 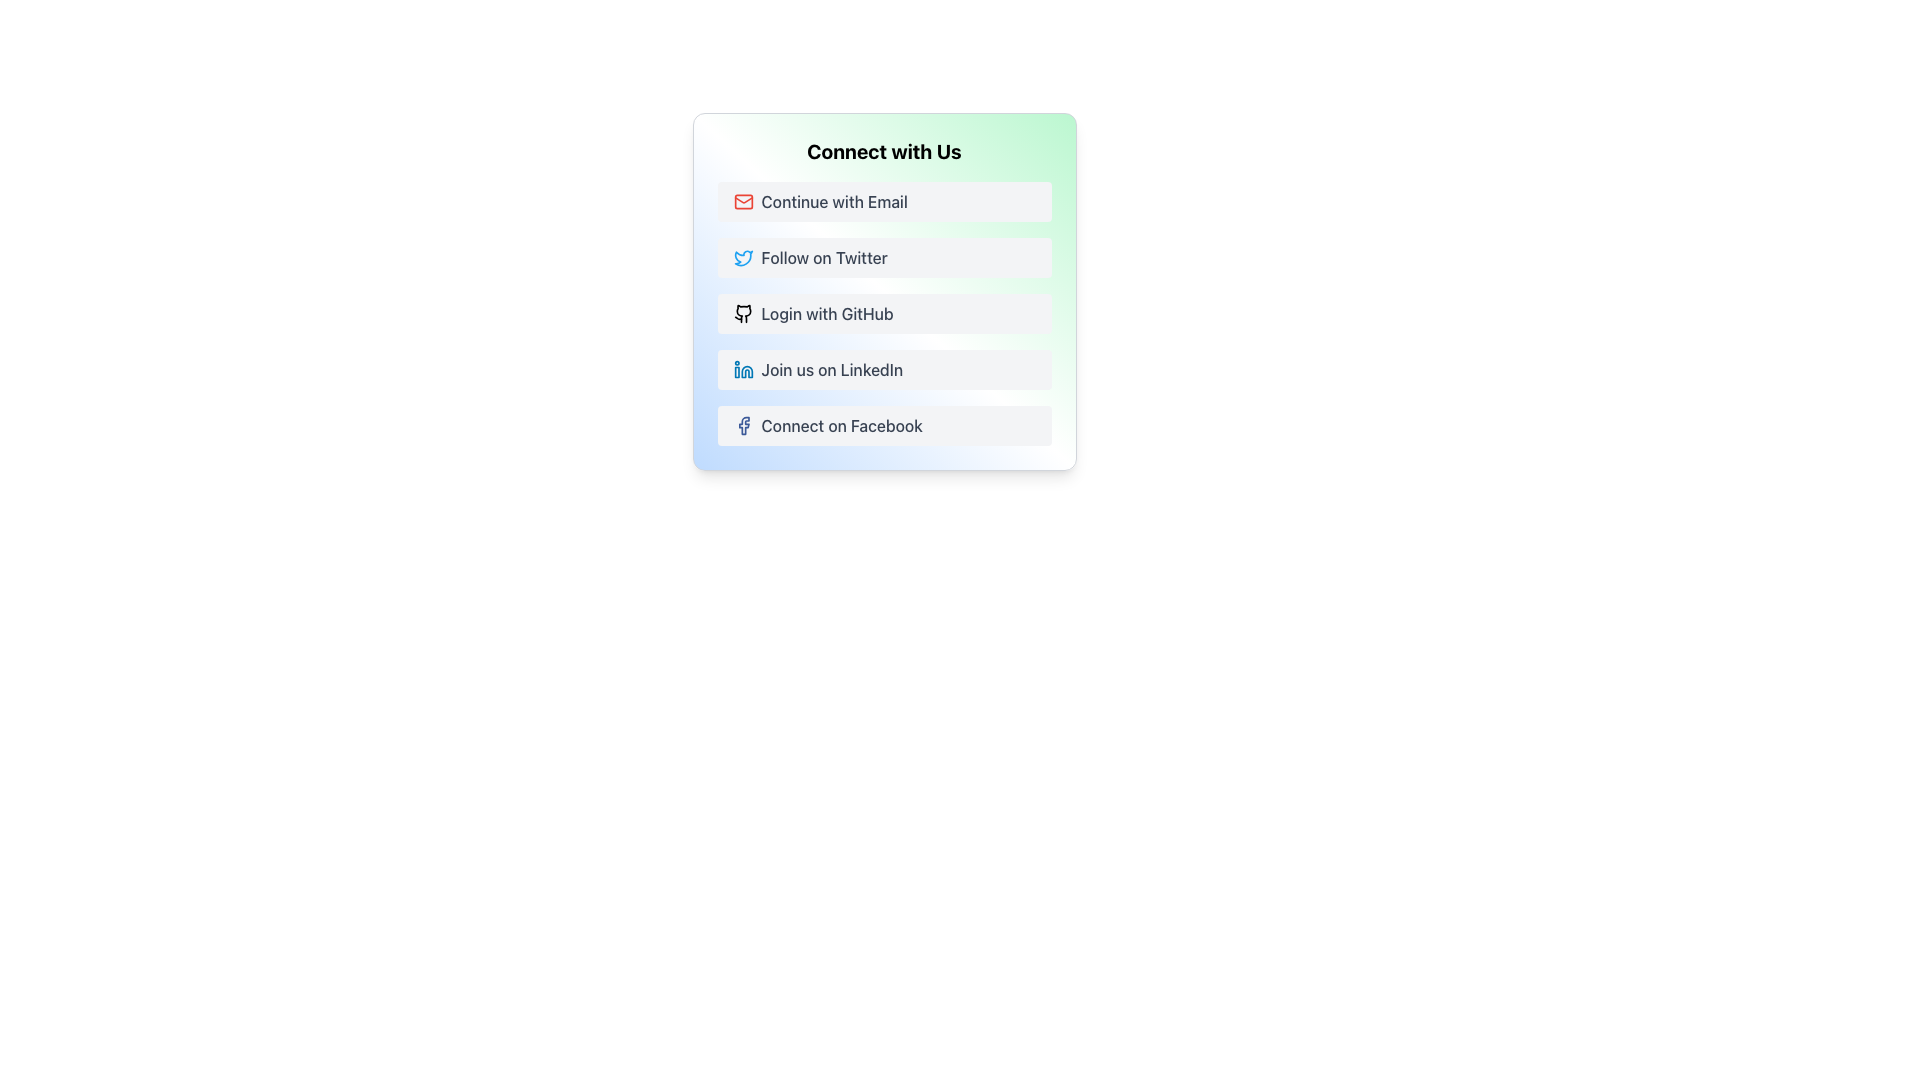 What do you see at coordinates (883, 313) in the screenshot?
I see `the 'Login with GitHub' button, which is a rectangular button with a GitHub icon and medium gray text, positioned between the 'Follow on Twitter' and 'Join us on LinkedIn' buttons` at bounding box center [883, 313].